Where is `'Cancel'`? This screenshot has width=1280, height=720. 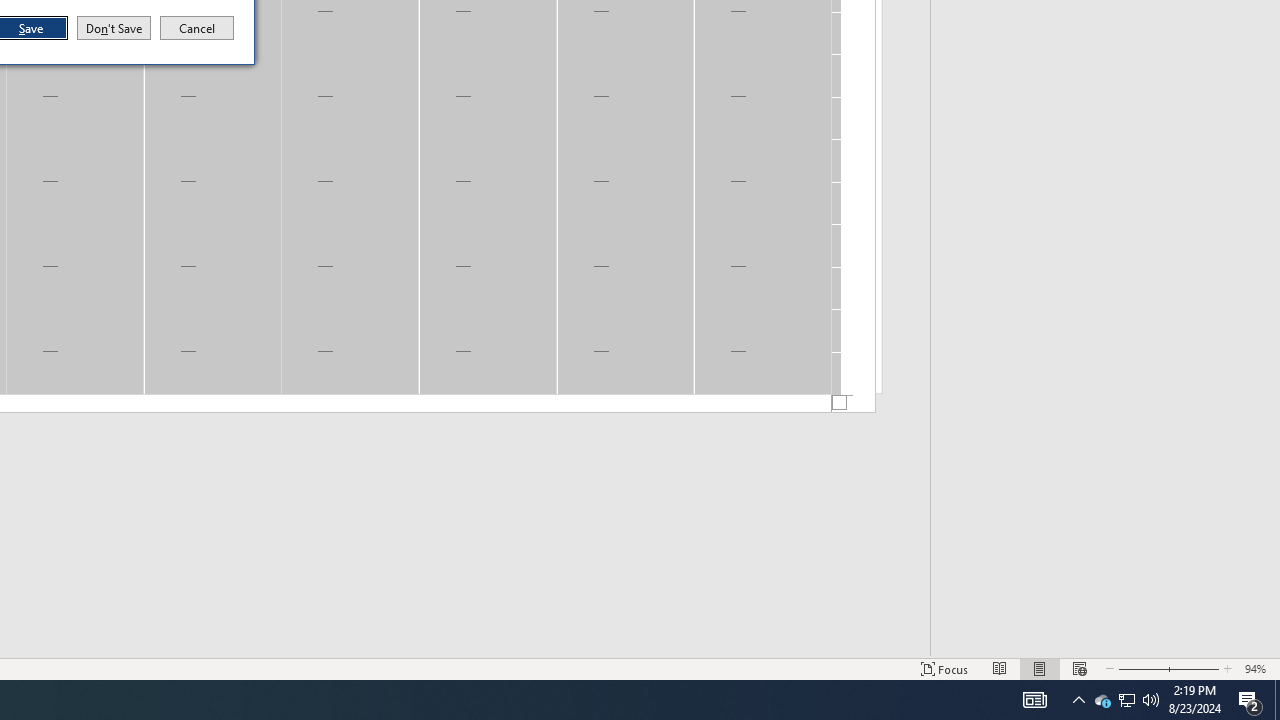
'Cancel' is located at coordinates (197, 28).